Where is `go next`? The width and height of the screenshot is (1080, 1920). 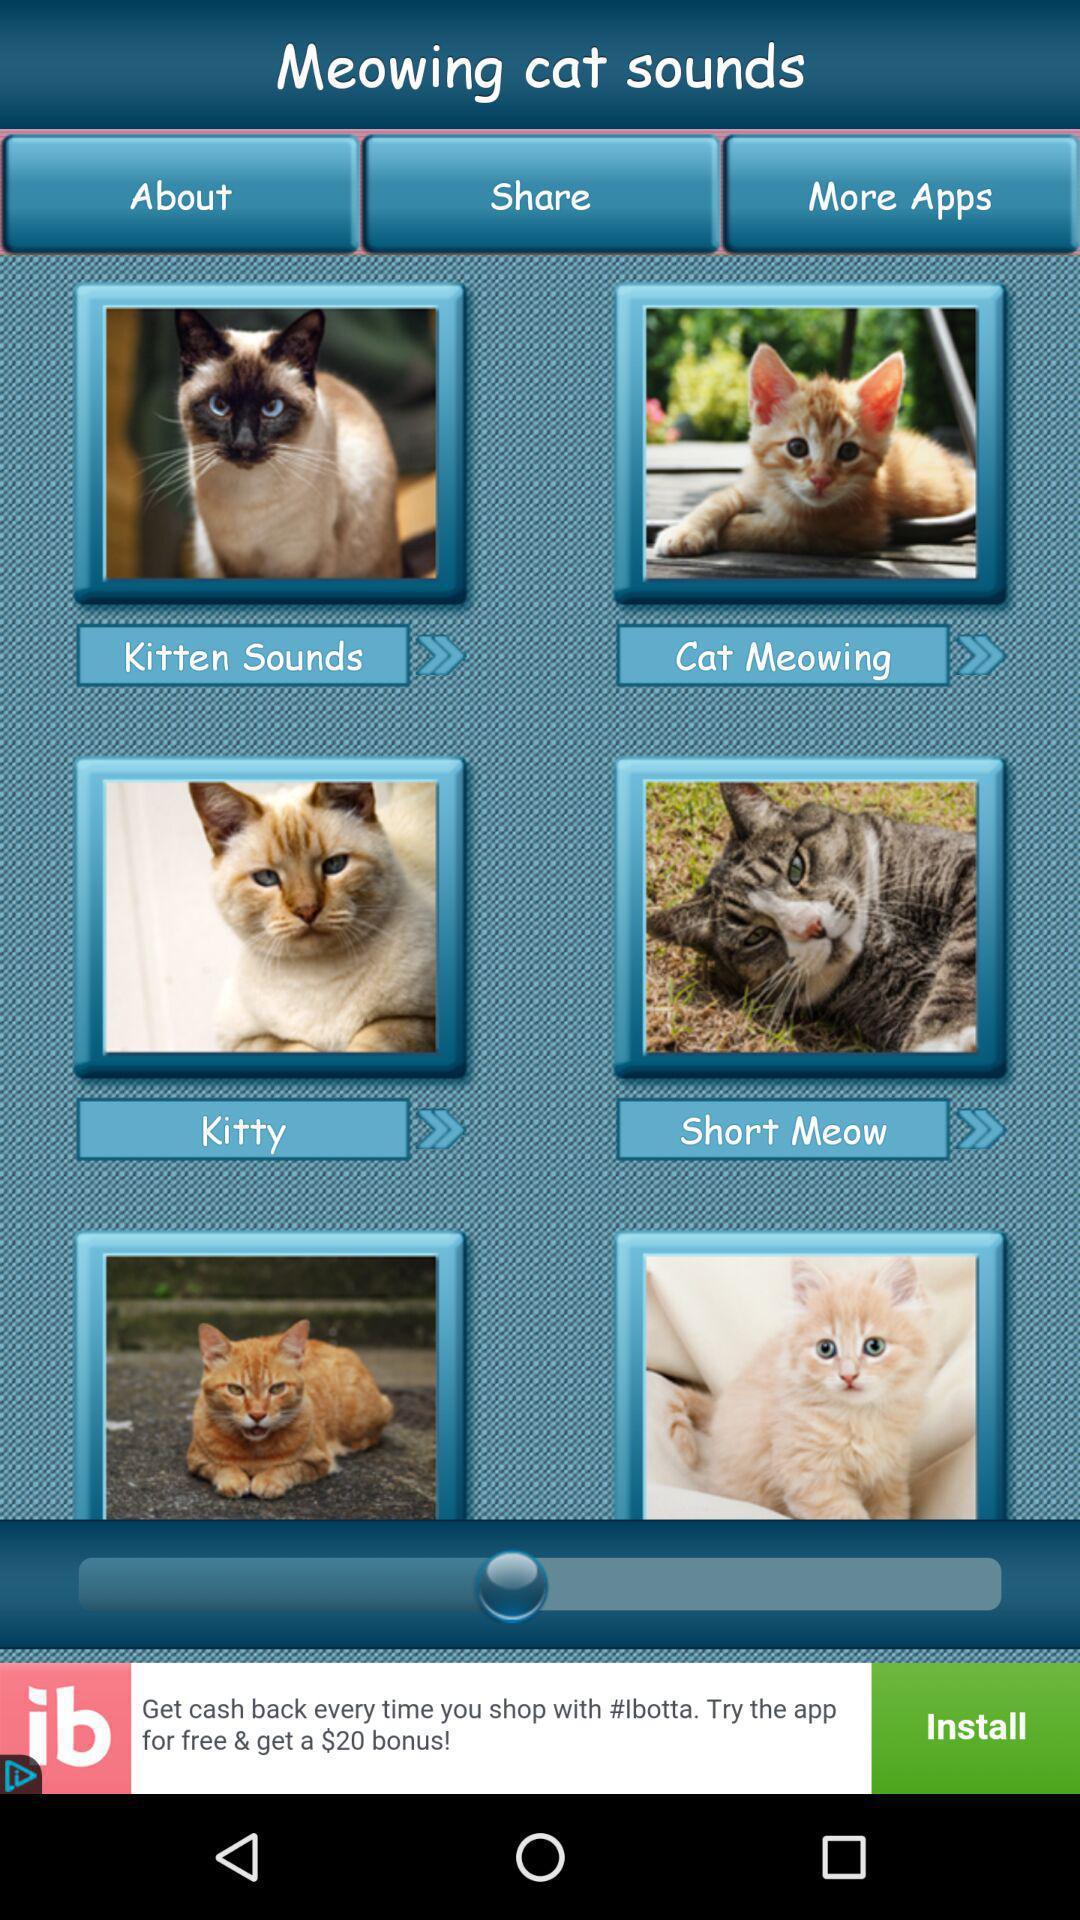
go next is located at coordinates (439, 654).